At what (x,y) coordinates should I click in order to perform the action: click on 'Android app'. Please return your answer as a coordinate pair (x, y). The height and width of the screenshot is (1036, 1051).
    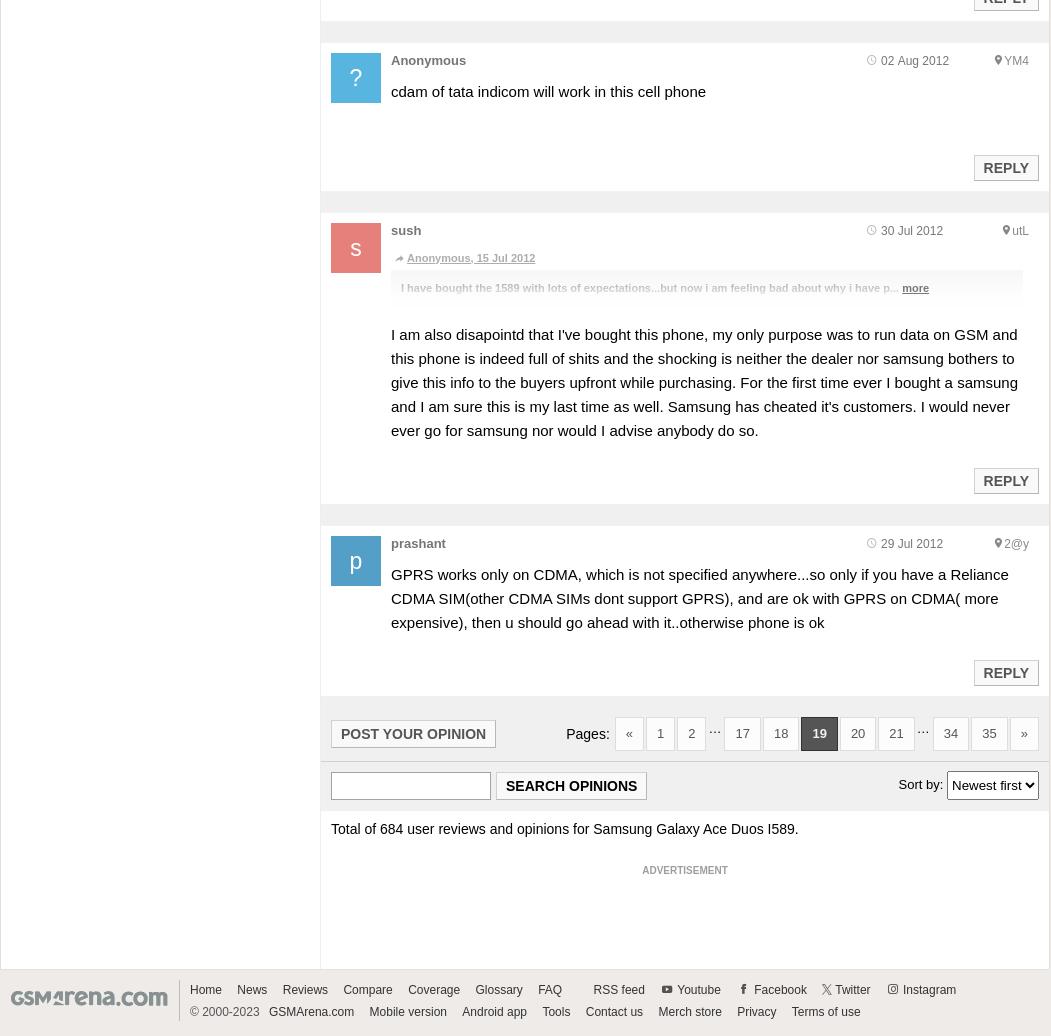
    Looking at the image, I should click on (494, 1011).